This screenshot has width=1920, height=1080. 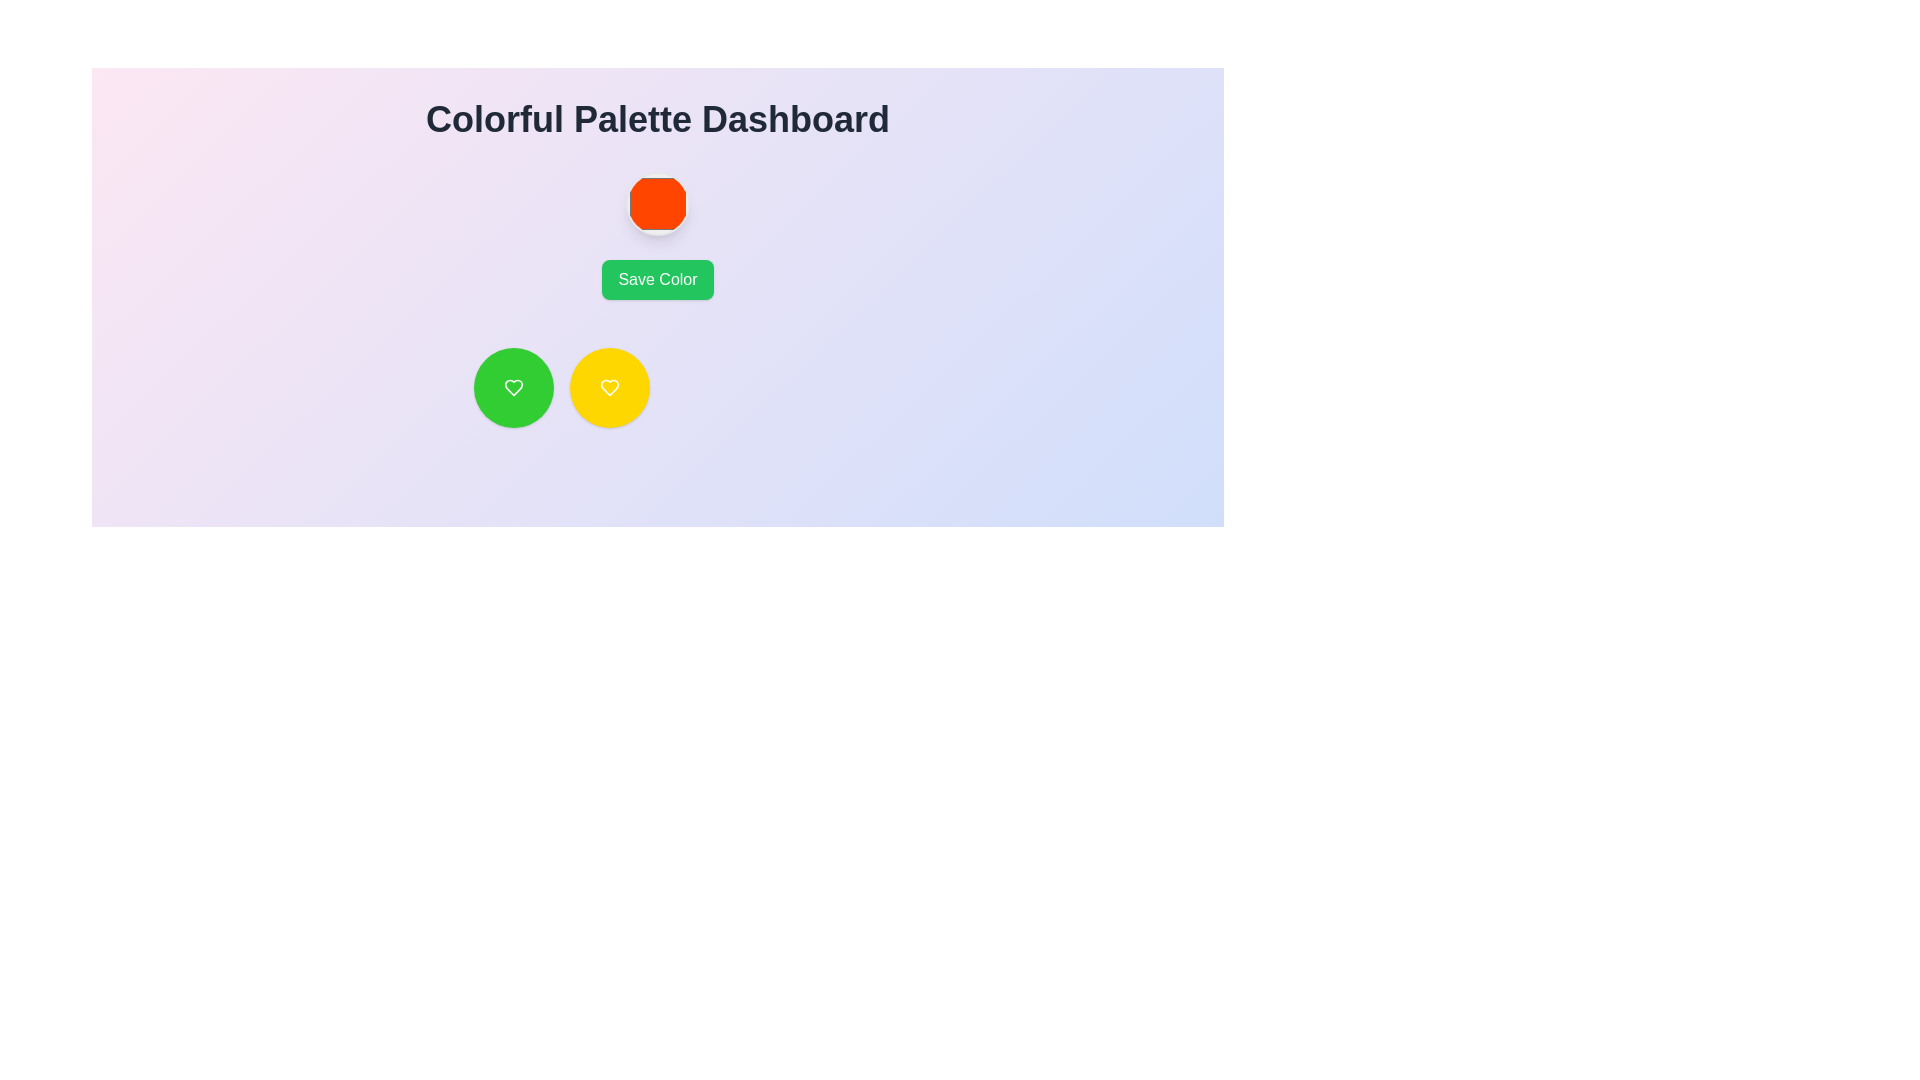 What do you see at coordinates (608, 388) in the screenshot?
I see `the heart-shaped SVG icon with a white outline and a transparent inner background, which is located centrally inside a yellow circular button, positioned slightly below the middle of the interface` at bounding box center [608, 388].